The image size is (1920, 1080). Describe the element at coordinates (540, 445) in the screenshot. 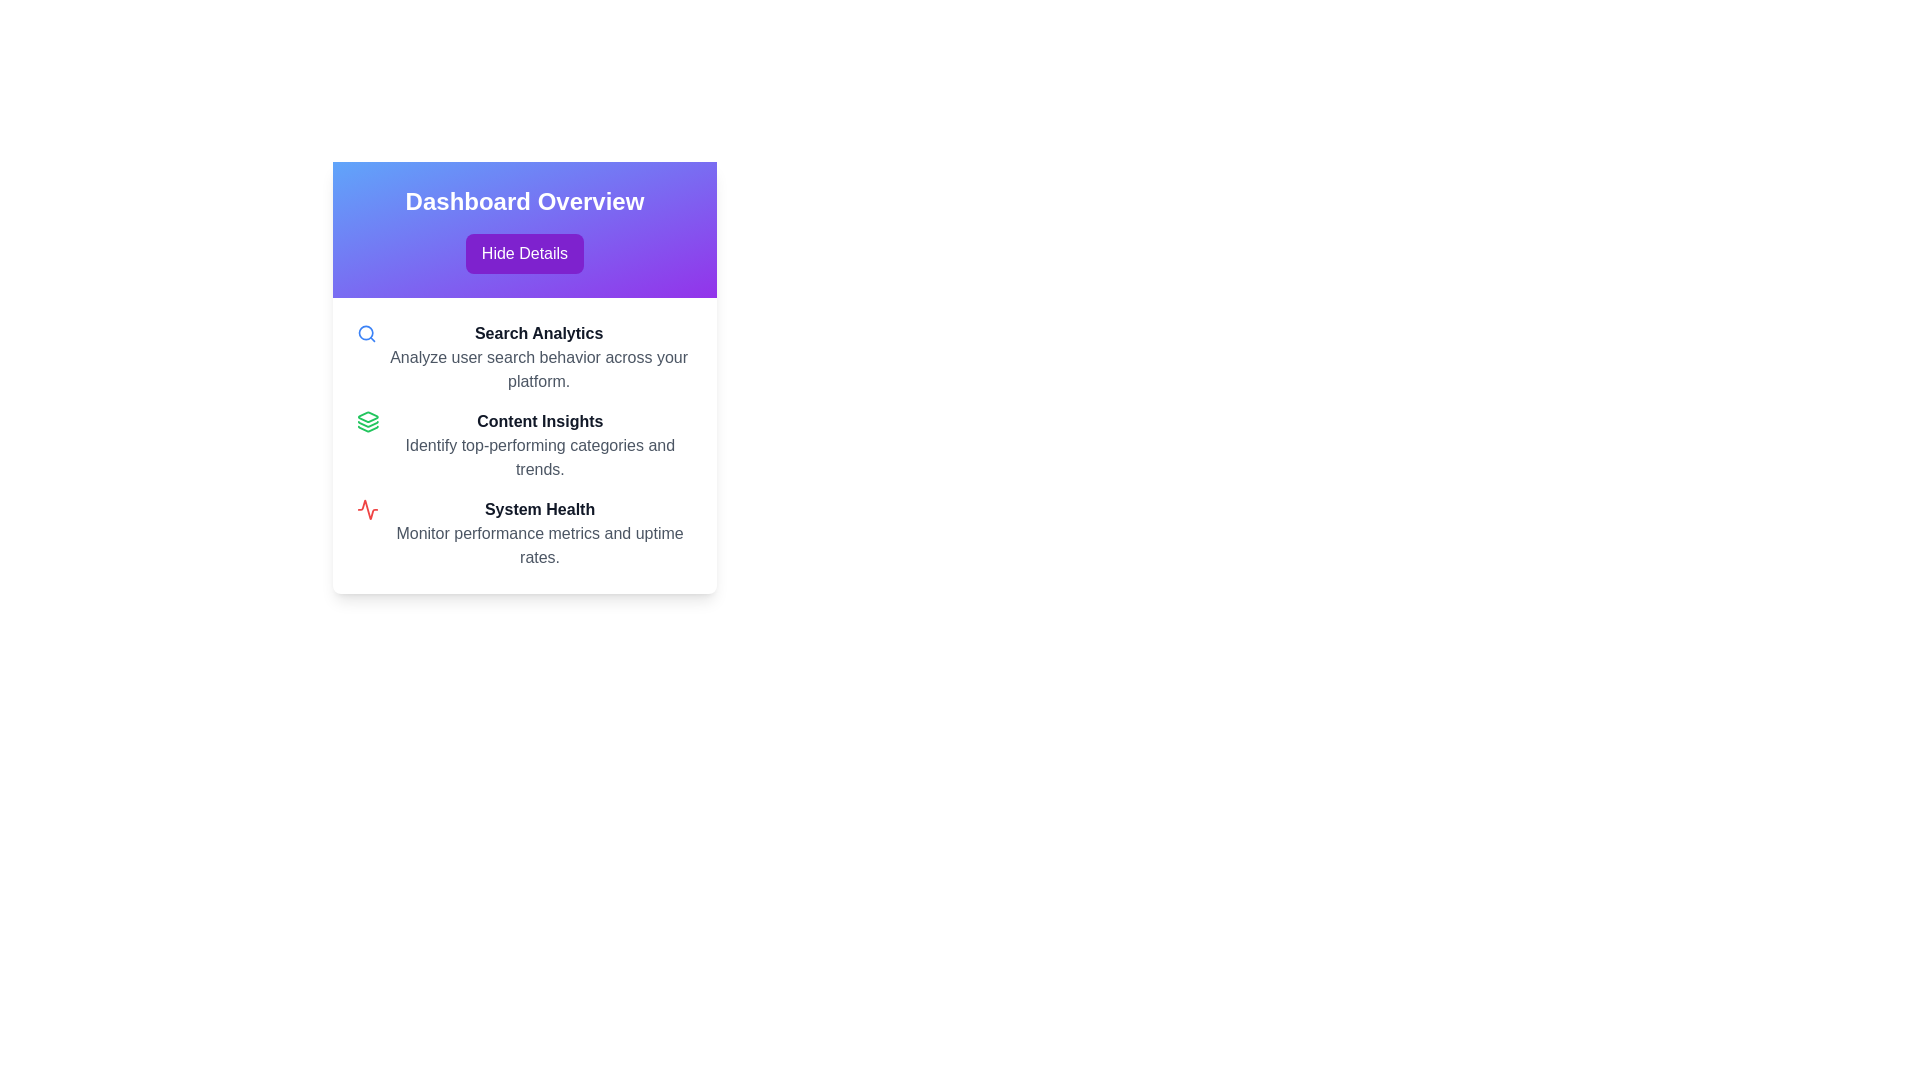

I see `the text block containing the bold heading 'Content Insights' and the smaller gray text 'Identify top-performing categories and trends.' This text block is the second entry in the 'Dashboard Overview' section` at that location.